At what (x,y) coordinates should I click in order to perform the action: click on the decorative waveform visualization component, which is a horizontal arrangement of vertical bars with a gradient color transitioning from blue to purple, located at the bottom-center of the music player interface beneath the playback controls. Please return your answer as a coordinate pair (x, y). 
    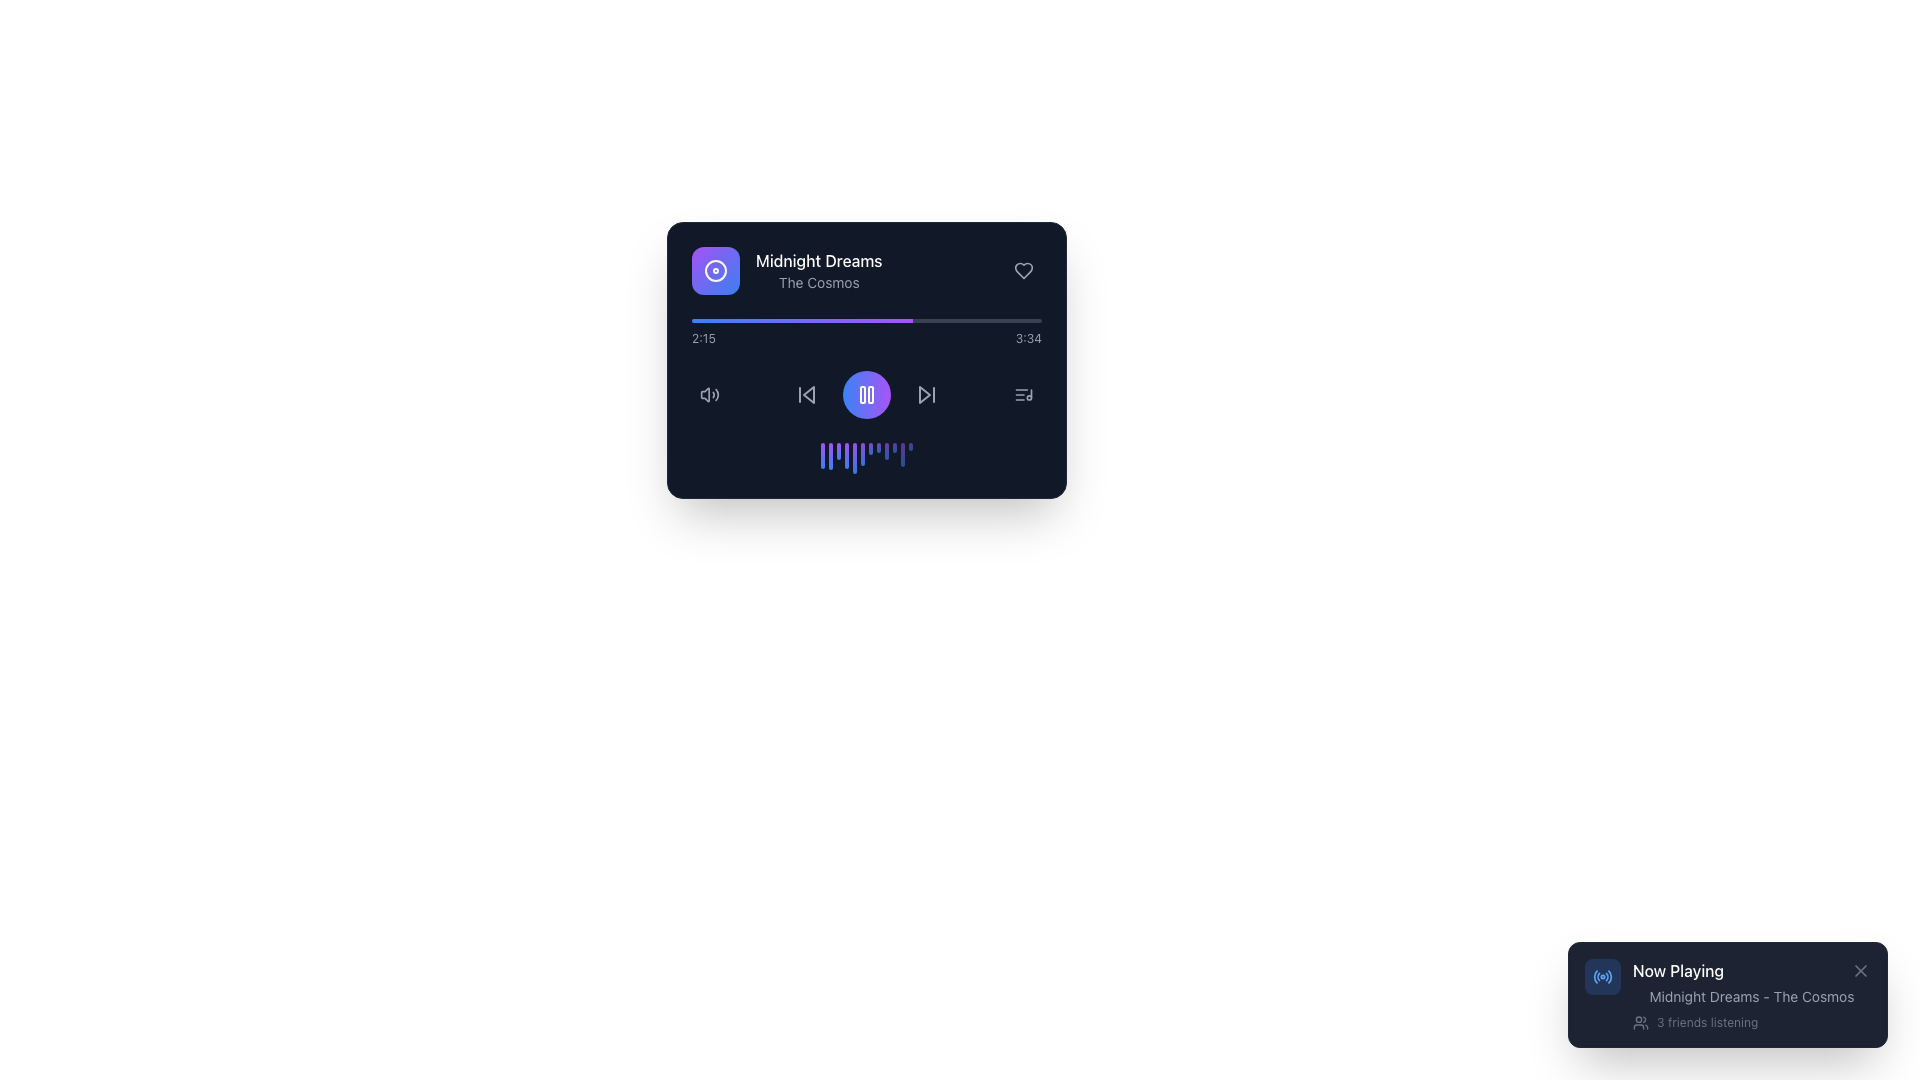
    Looking at the image, I should click on (867, 458).